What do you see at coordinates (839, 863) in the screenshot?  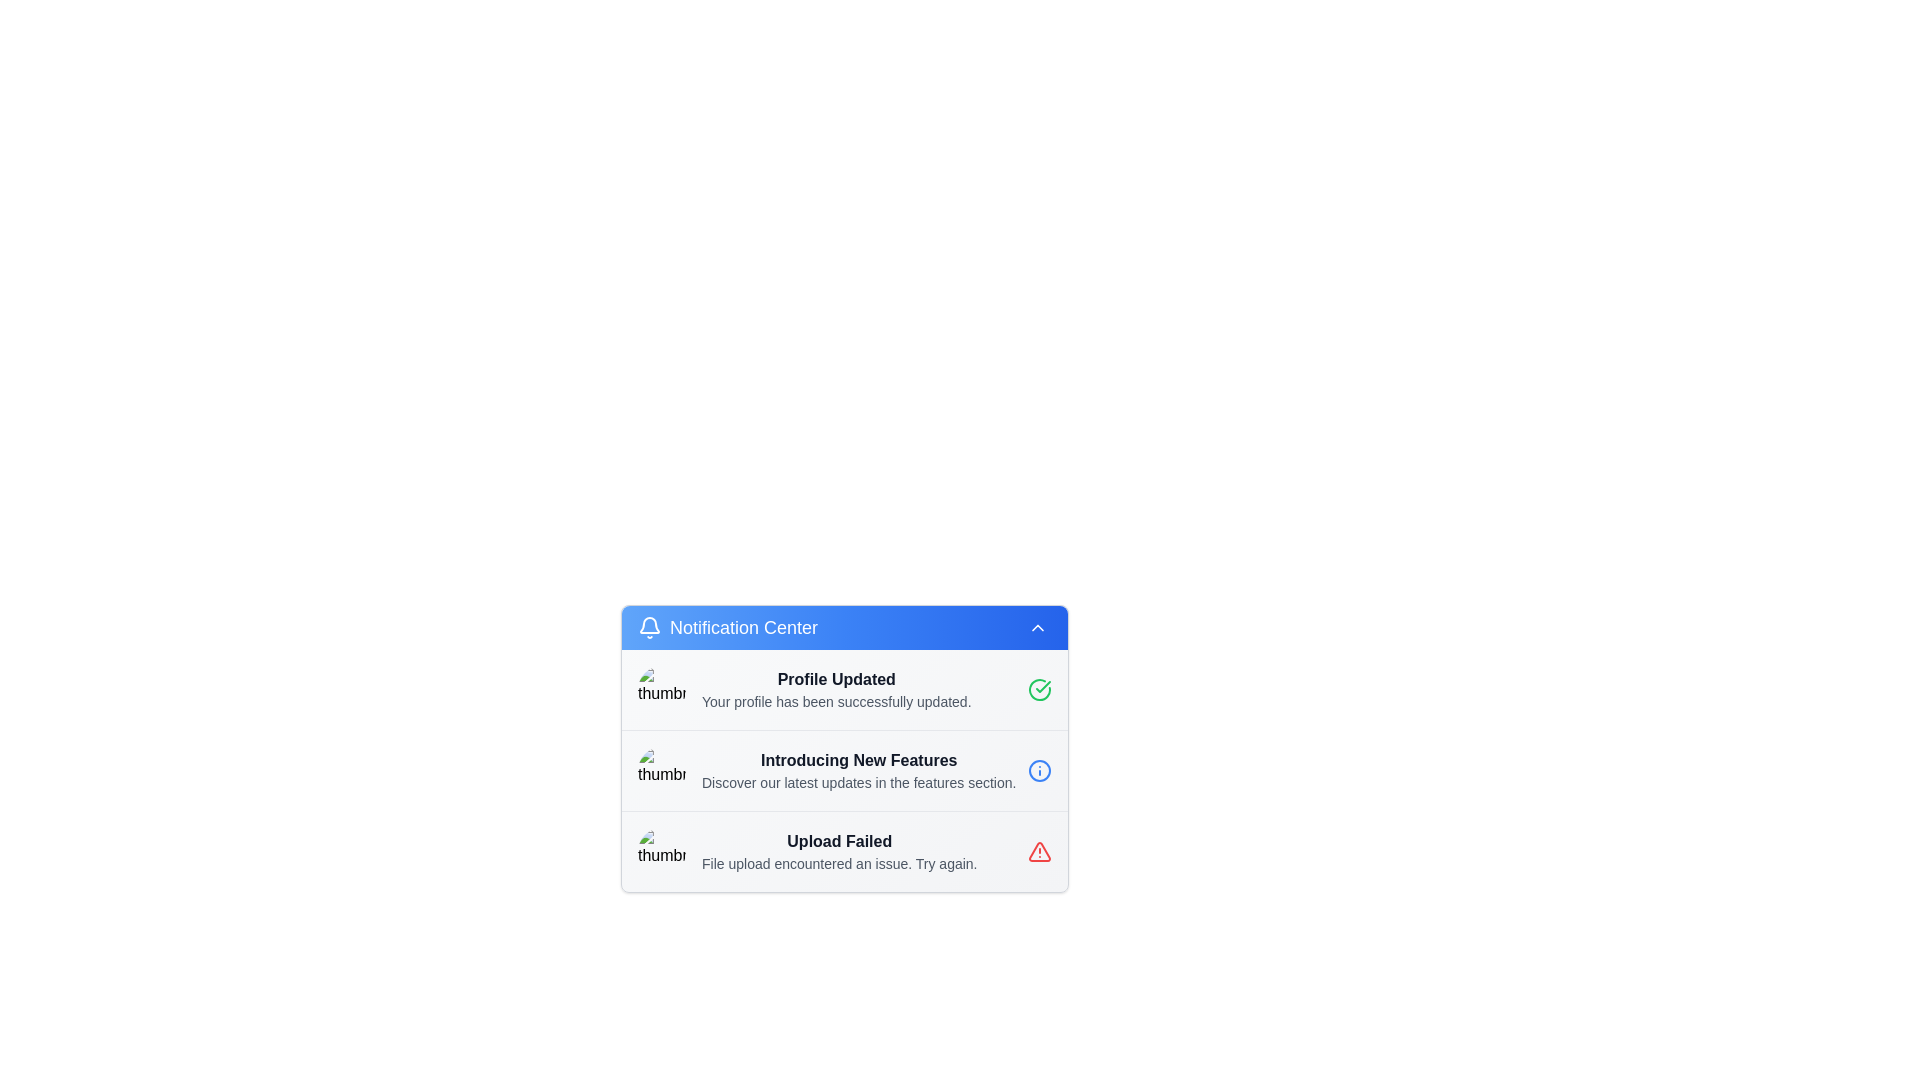 I see `text content of the paragraph that states 'File upload encountered an issue. Try again.' which is displayed in a subdued gray color below the heading 'Upload Failed'` at bounding box center [839, 863].